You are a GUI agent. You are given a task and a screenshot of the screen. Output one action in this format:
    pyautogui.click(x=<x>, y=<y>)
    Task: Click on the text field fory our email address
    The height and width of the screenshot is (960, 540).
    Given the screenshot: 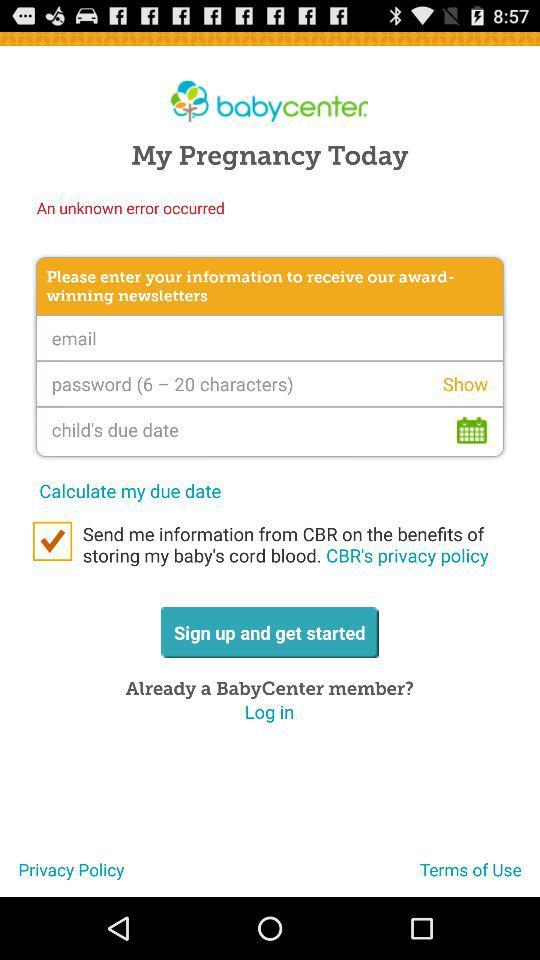 What is the action you would take?
    pyautogui.click(x=270, y=338)
    